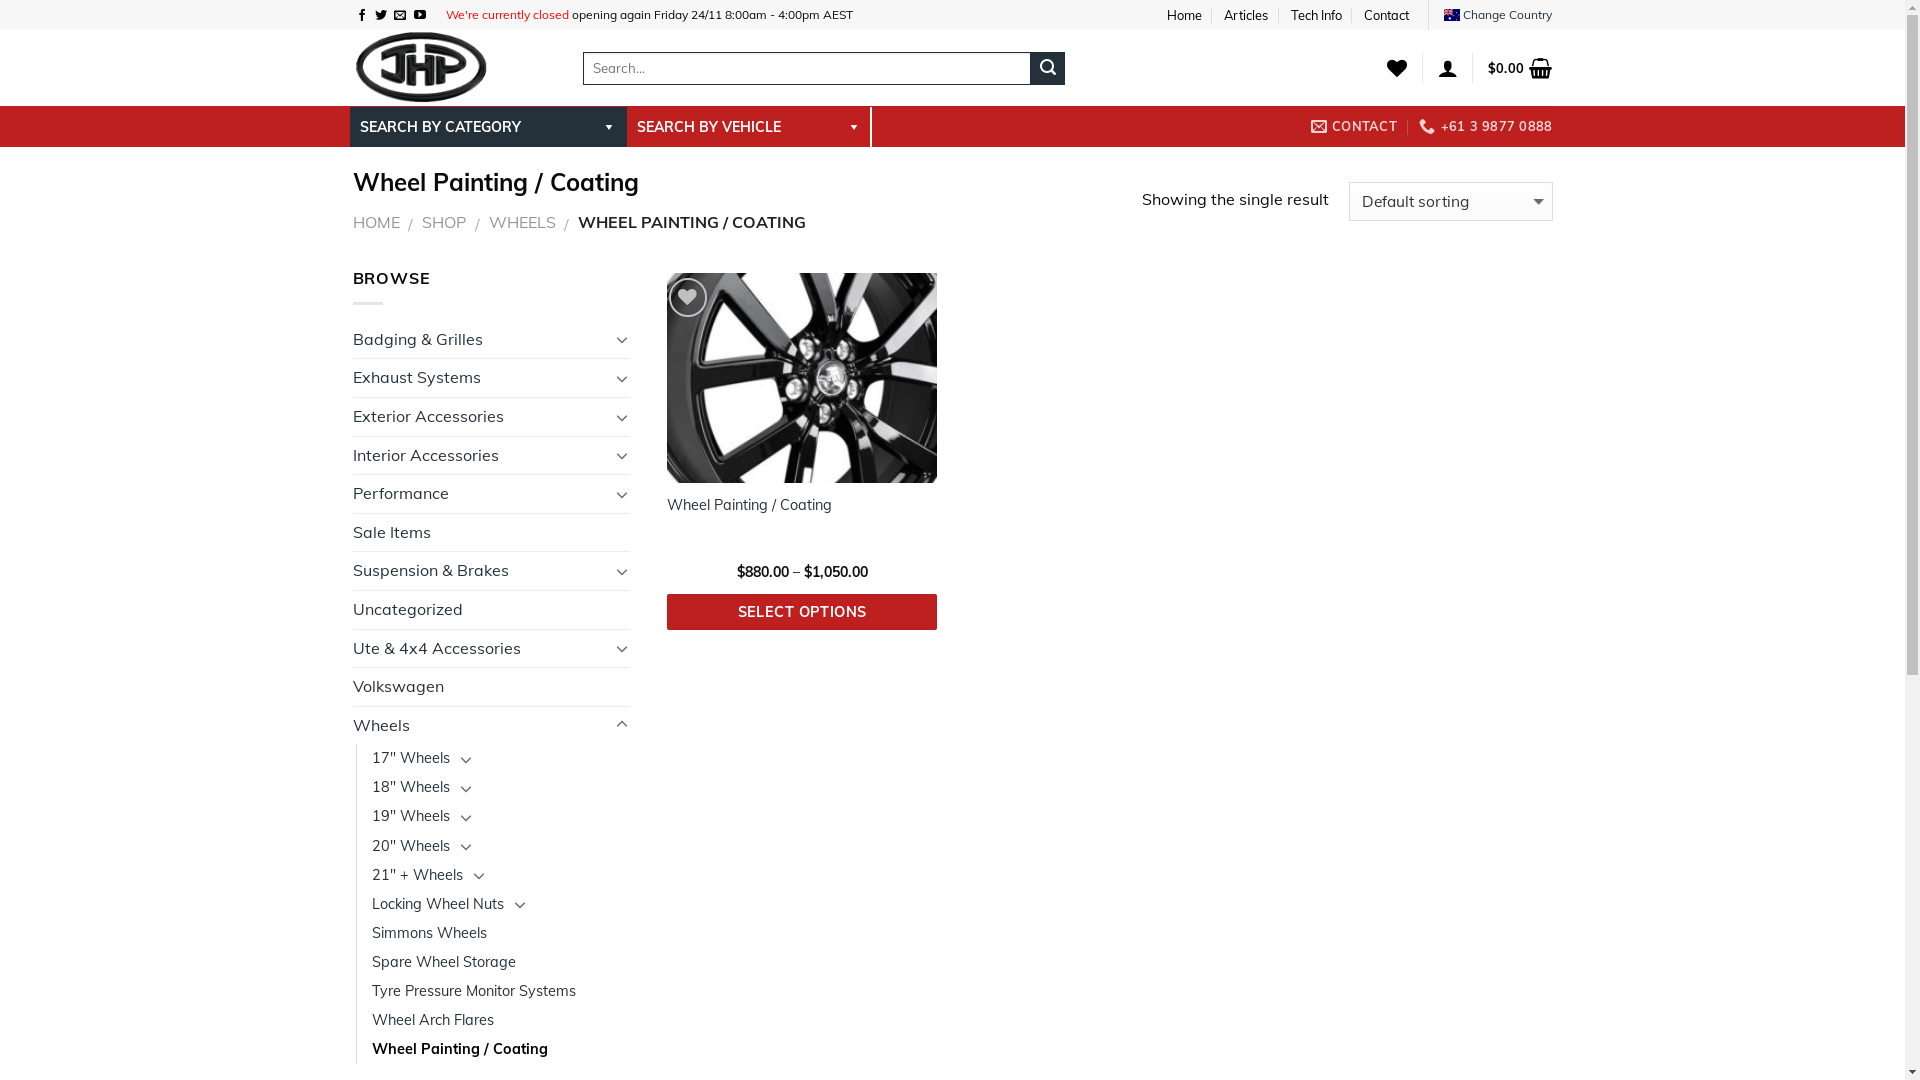 Image resolution: width=1920 pixels, height=1080 pixels. What do you see at coordinates (480, 570) in the screenshot?
I see `'Suspension & Brakes'` at bounding box center [480, 570].